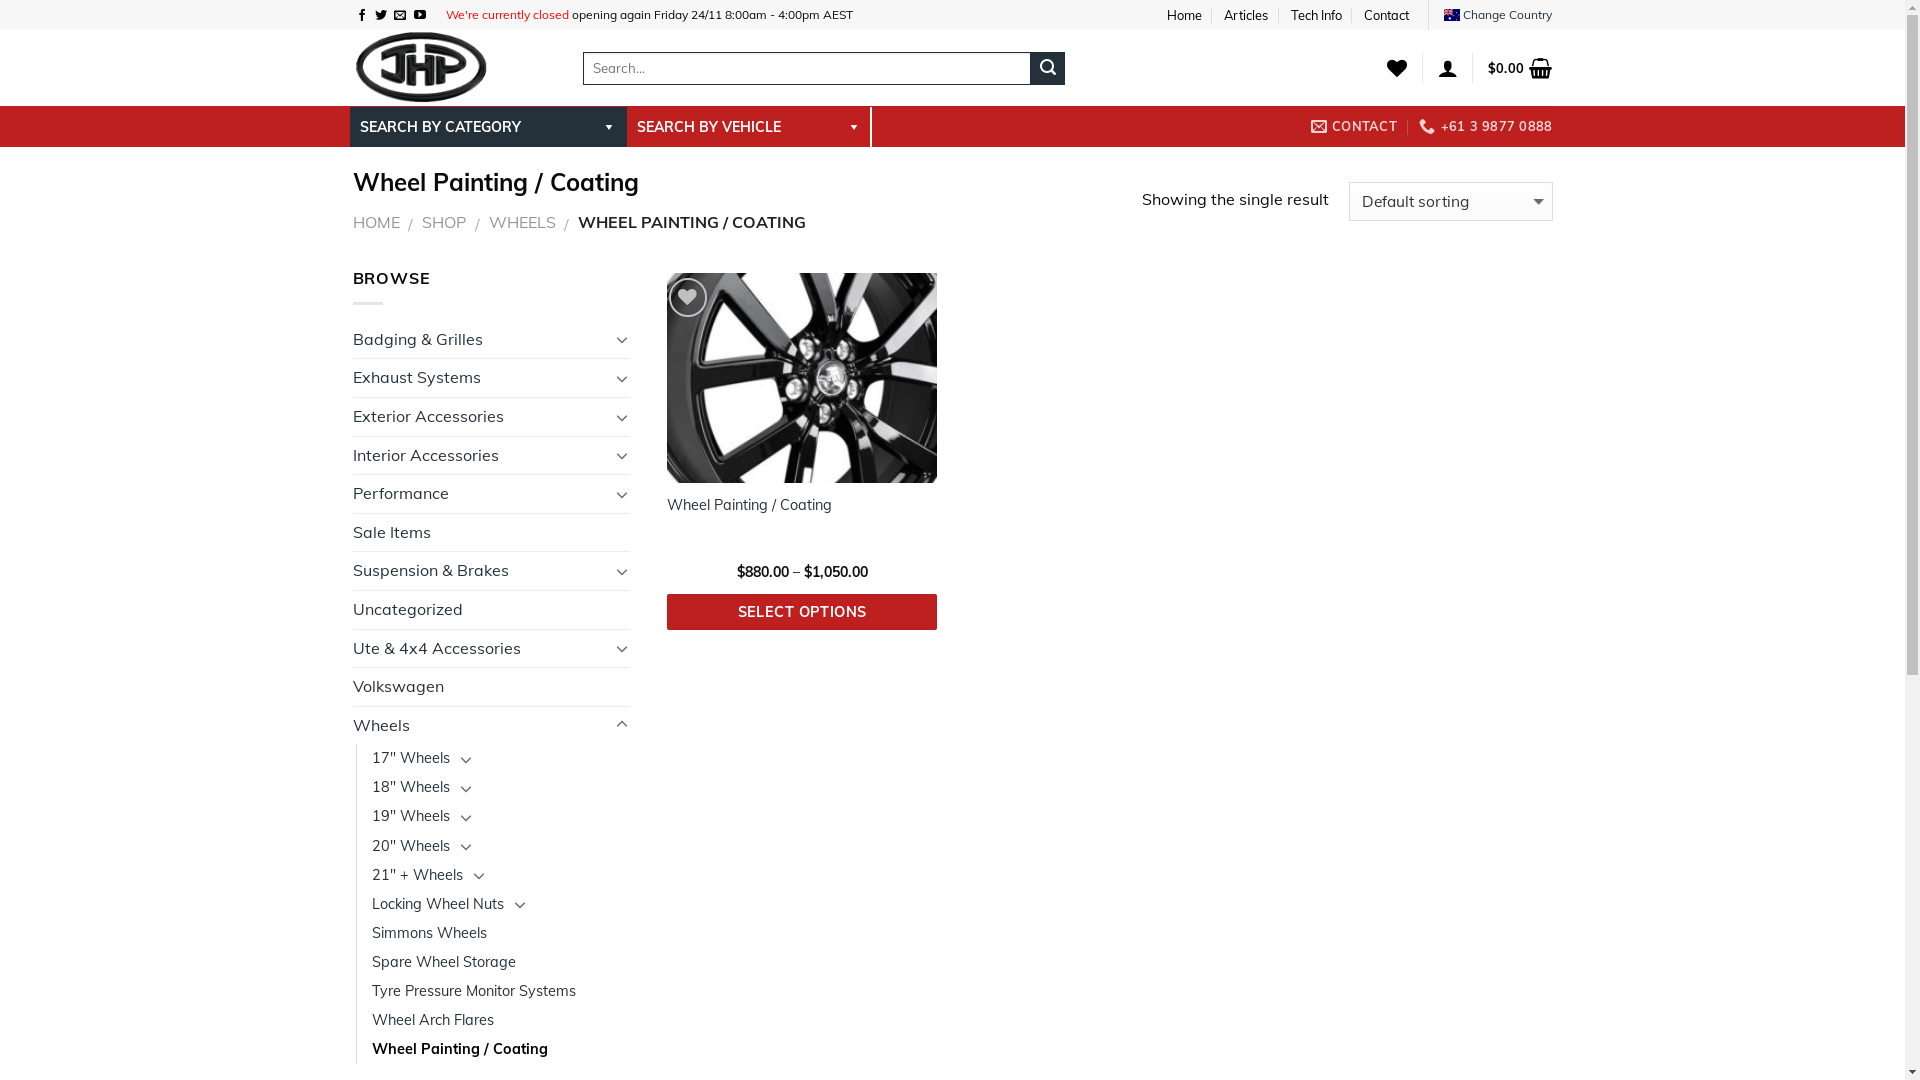 Image resolution: width=1920 pixels, height=1080 pixels. What do you see at coordinates (480, 570) in the screenshot?
I see `'Suspension & Brakes'` at bounding box center [480, 570].